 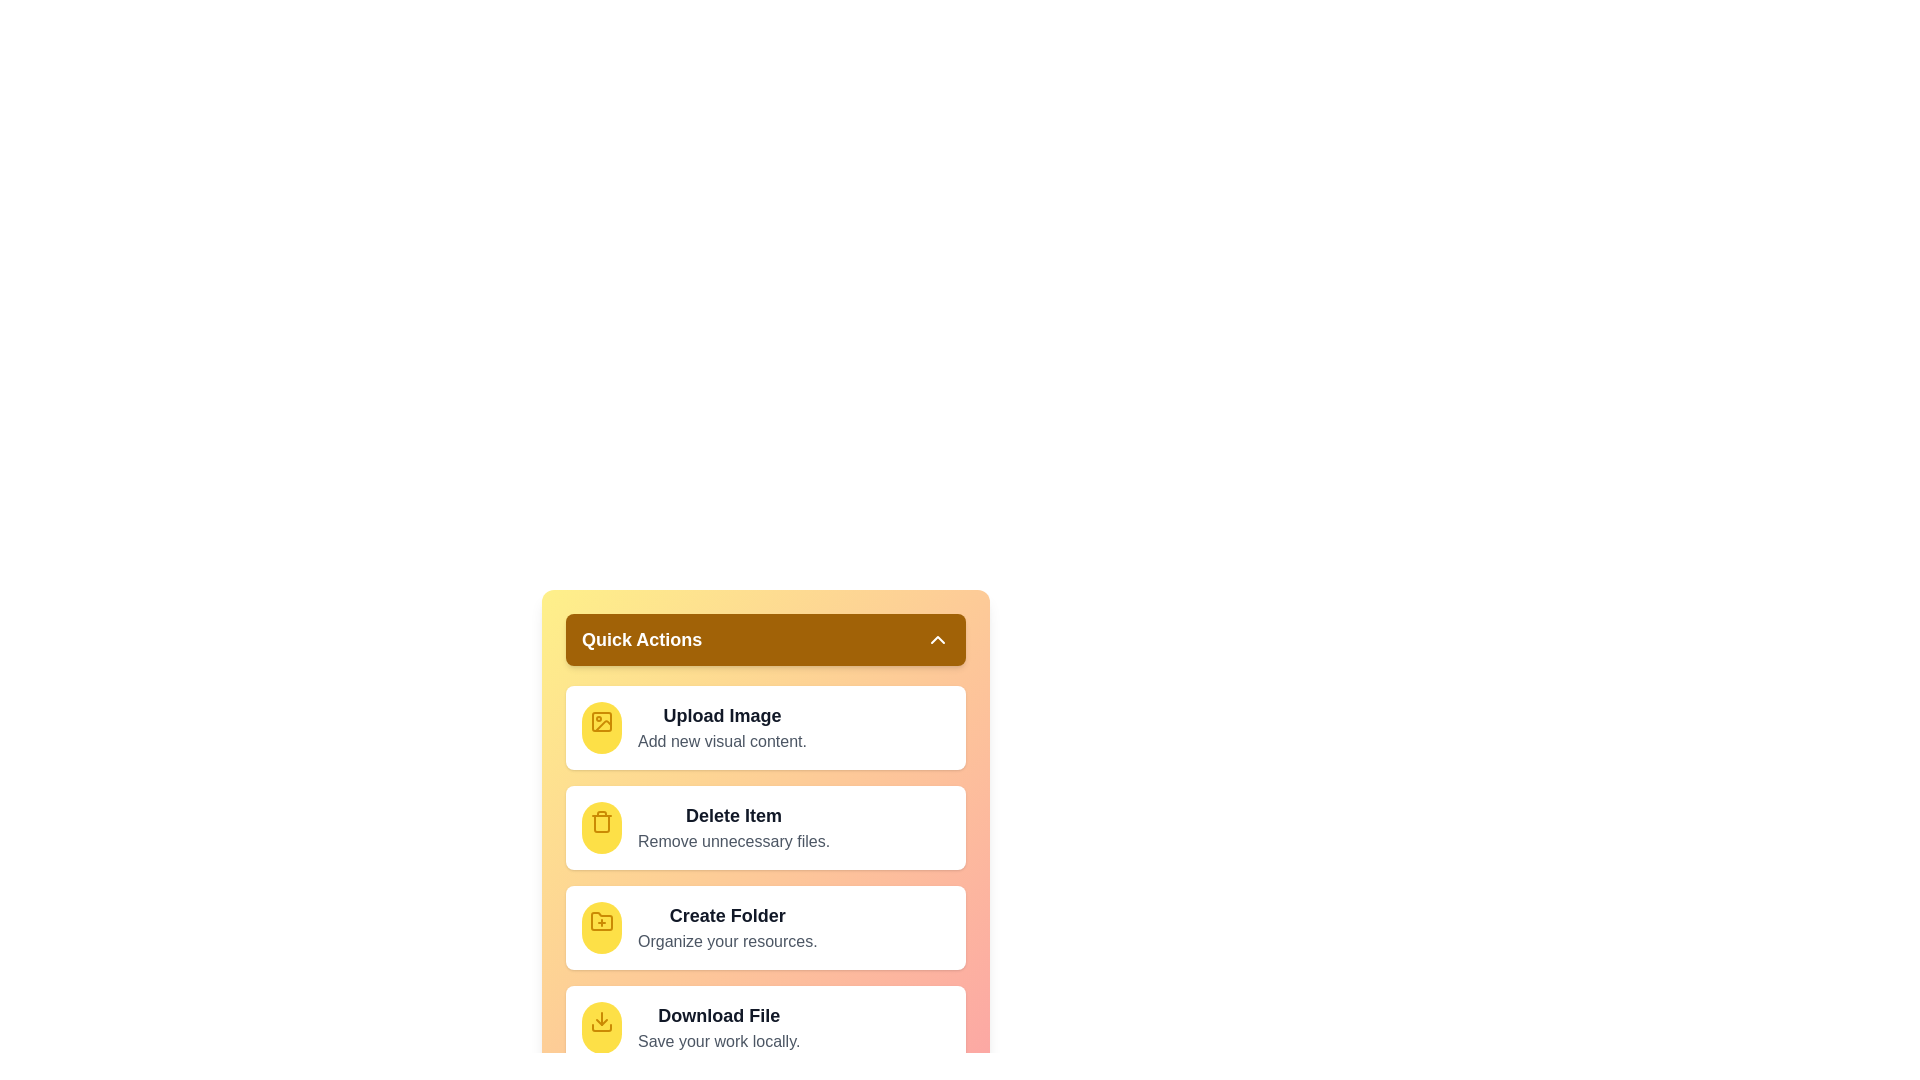 What do you see at coordinates (726, 915) in the screenshot?
I see `the 'Create Folder' action in the QuickActionMenu` at bounding box center [726, 915].